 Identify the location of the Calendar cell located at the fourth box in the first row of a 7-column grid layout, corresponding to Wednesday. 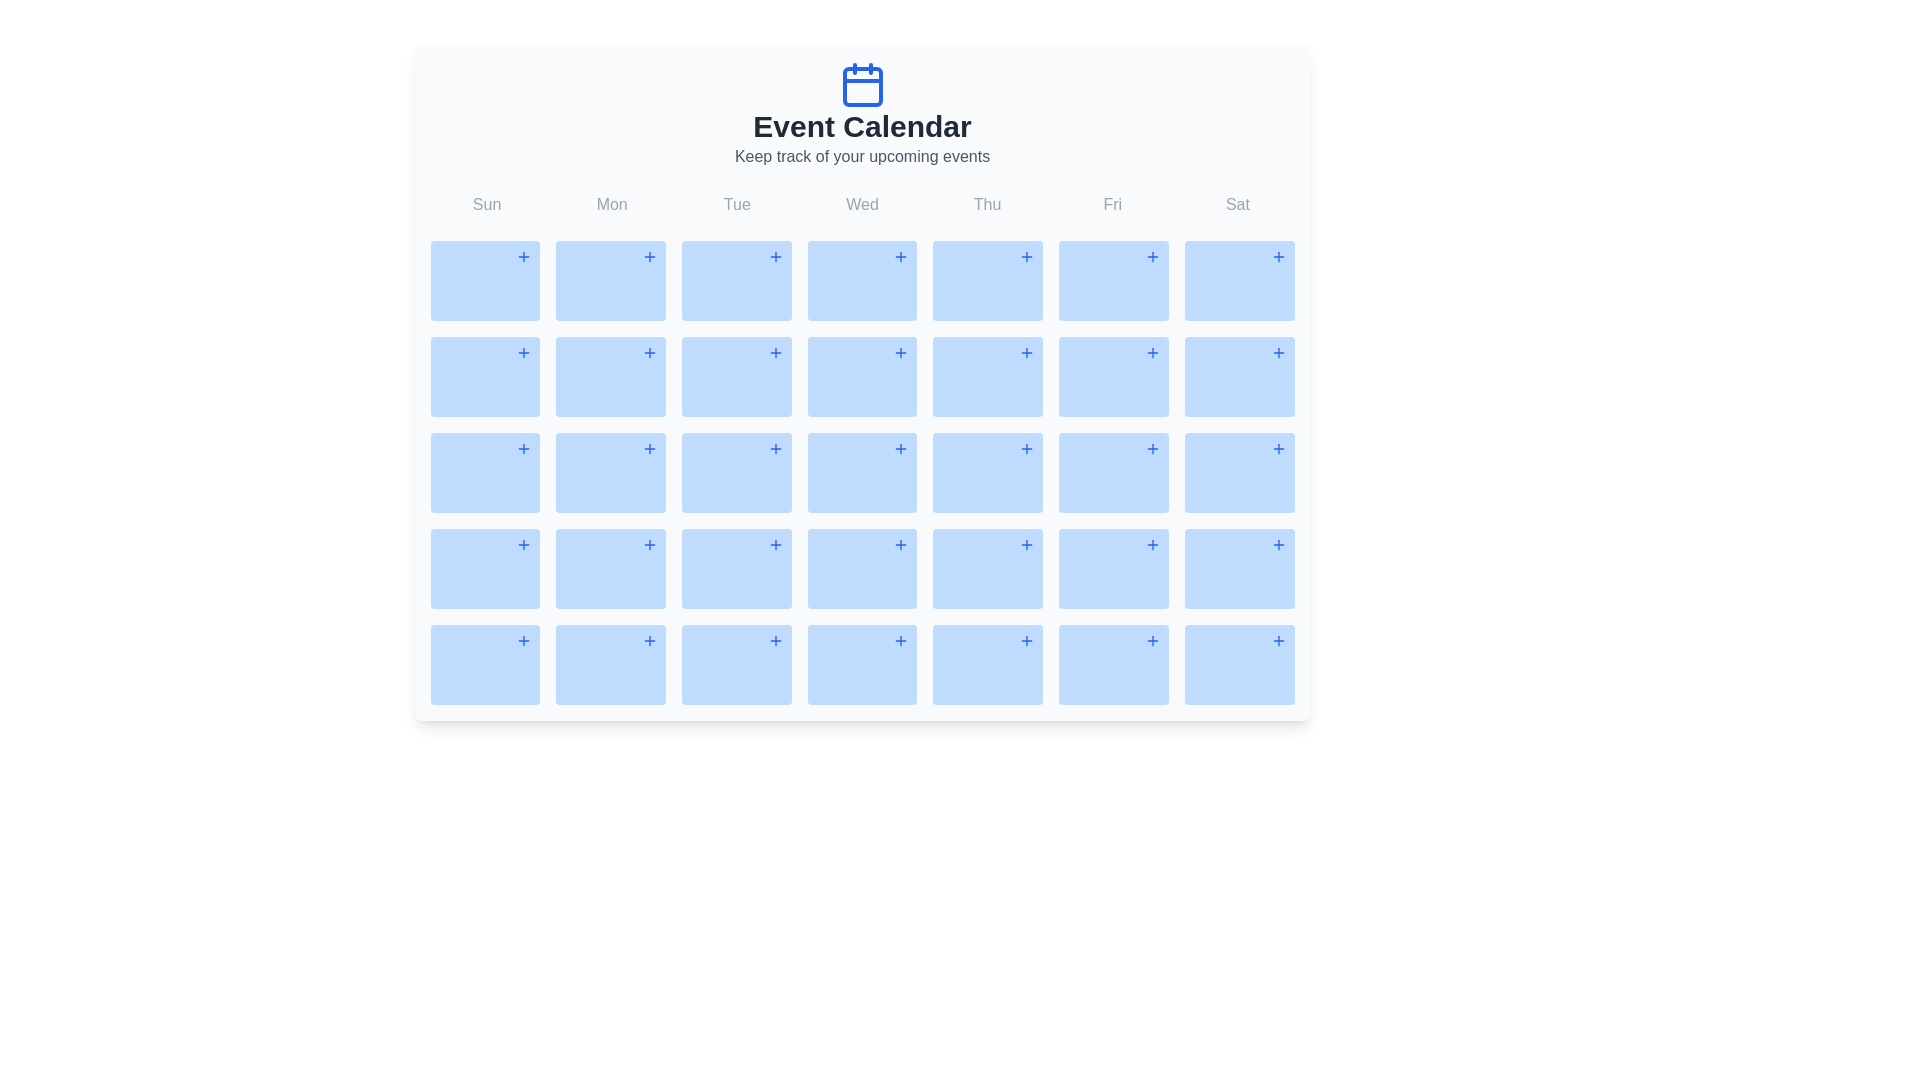
(862, 281).